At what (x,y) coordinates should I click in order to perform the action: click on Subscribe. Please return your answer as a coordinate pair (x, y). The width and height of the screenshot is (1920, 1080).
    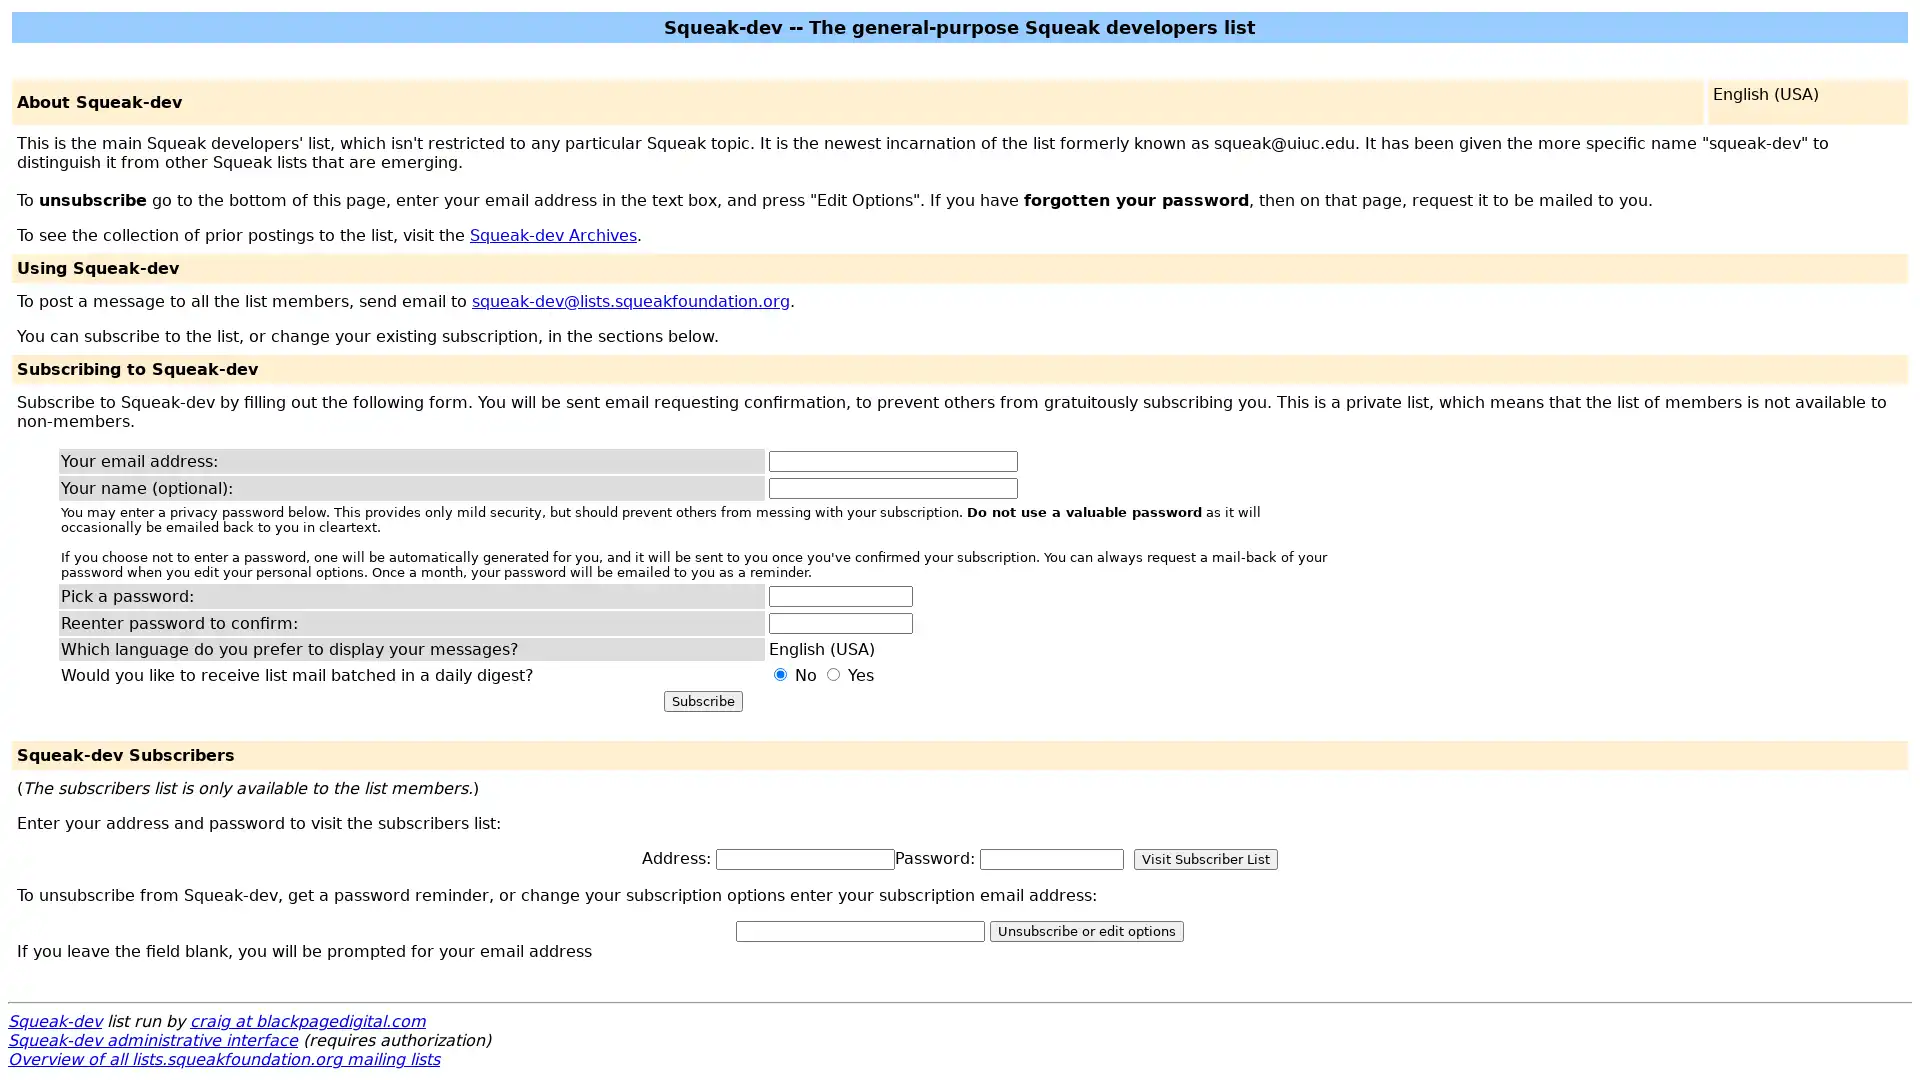
    Looking at the image, I should click on (702, 700).